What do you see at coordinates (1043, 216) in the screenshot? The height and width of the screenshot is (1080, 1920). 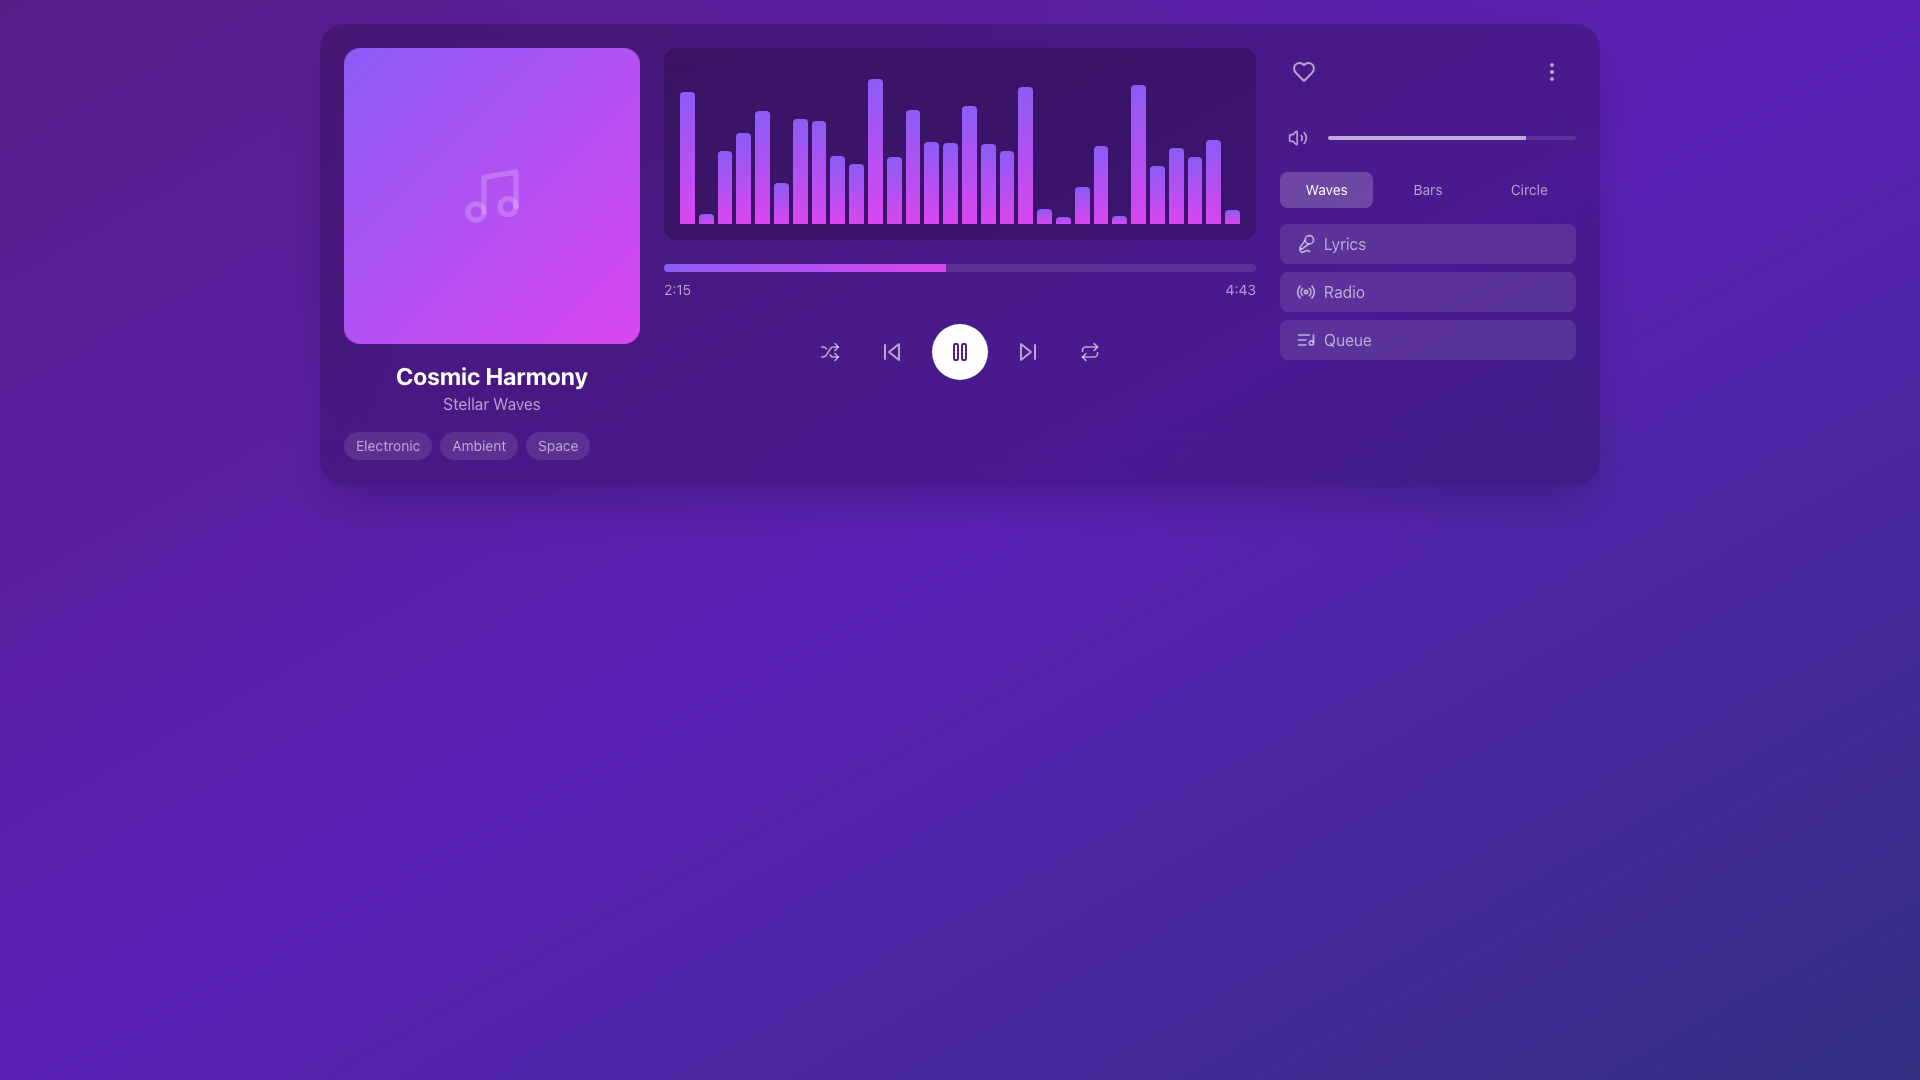 I see `the 19th vertical bar of the audio waveform display, which visually represents an audio signal's amplitude` at bounding box center [1043, 216].